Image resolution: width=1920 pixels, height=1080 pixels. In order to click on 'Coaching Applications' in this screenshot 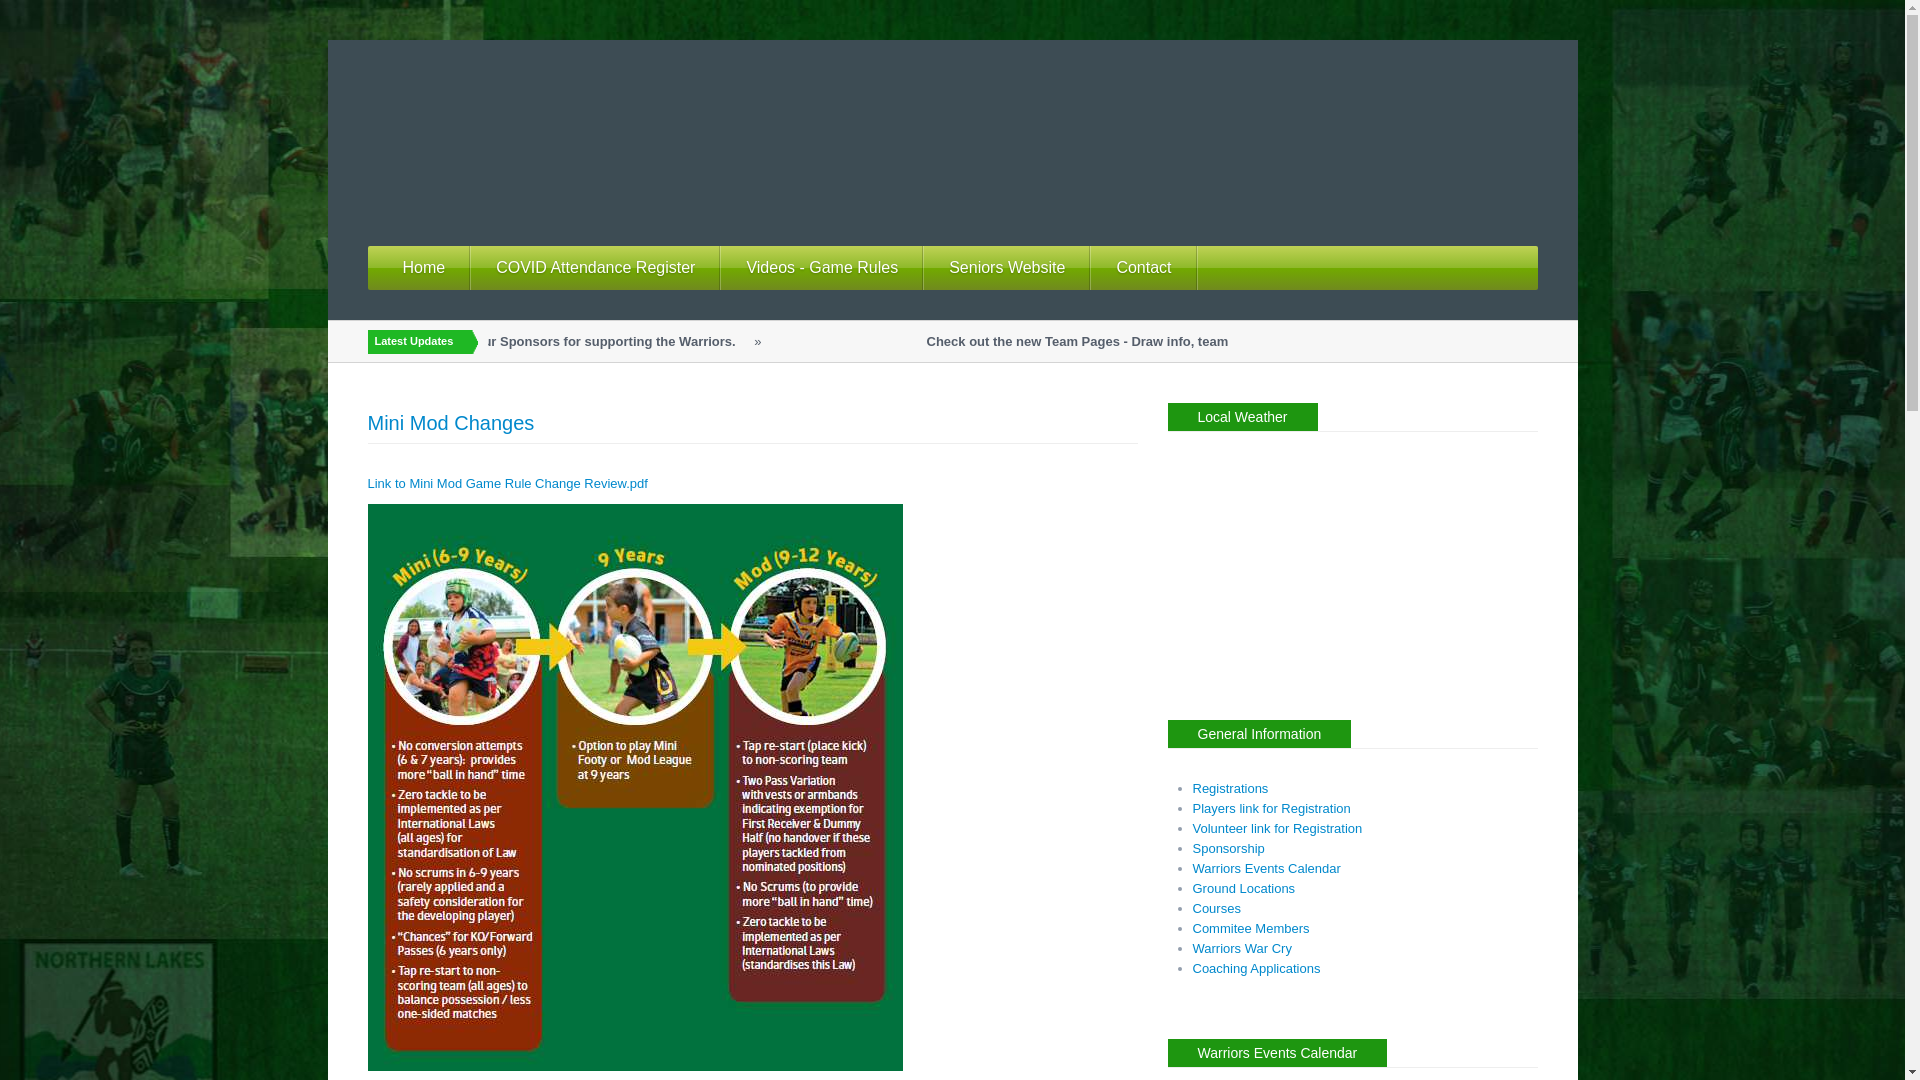, I will do `click(1255, 967)`.